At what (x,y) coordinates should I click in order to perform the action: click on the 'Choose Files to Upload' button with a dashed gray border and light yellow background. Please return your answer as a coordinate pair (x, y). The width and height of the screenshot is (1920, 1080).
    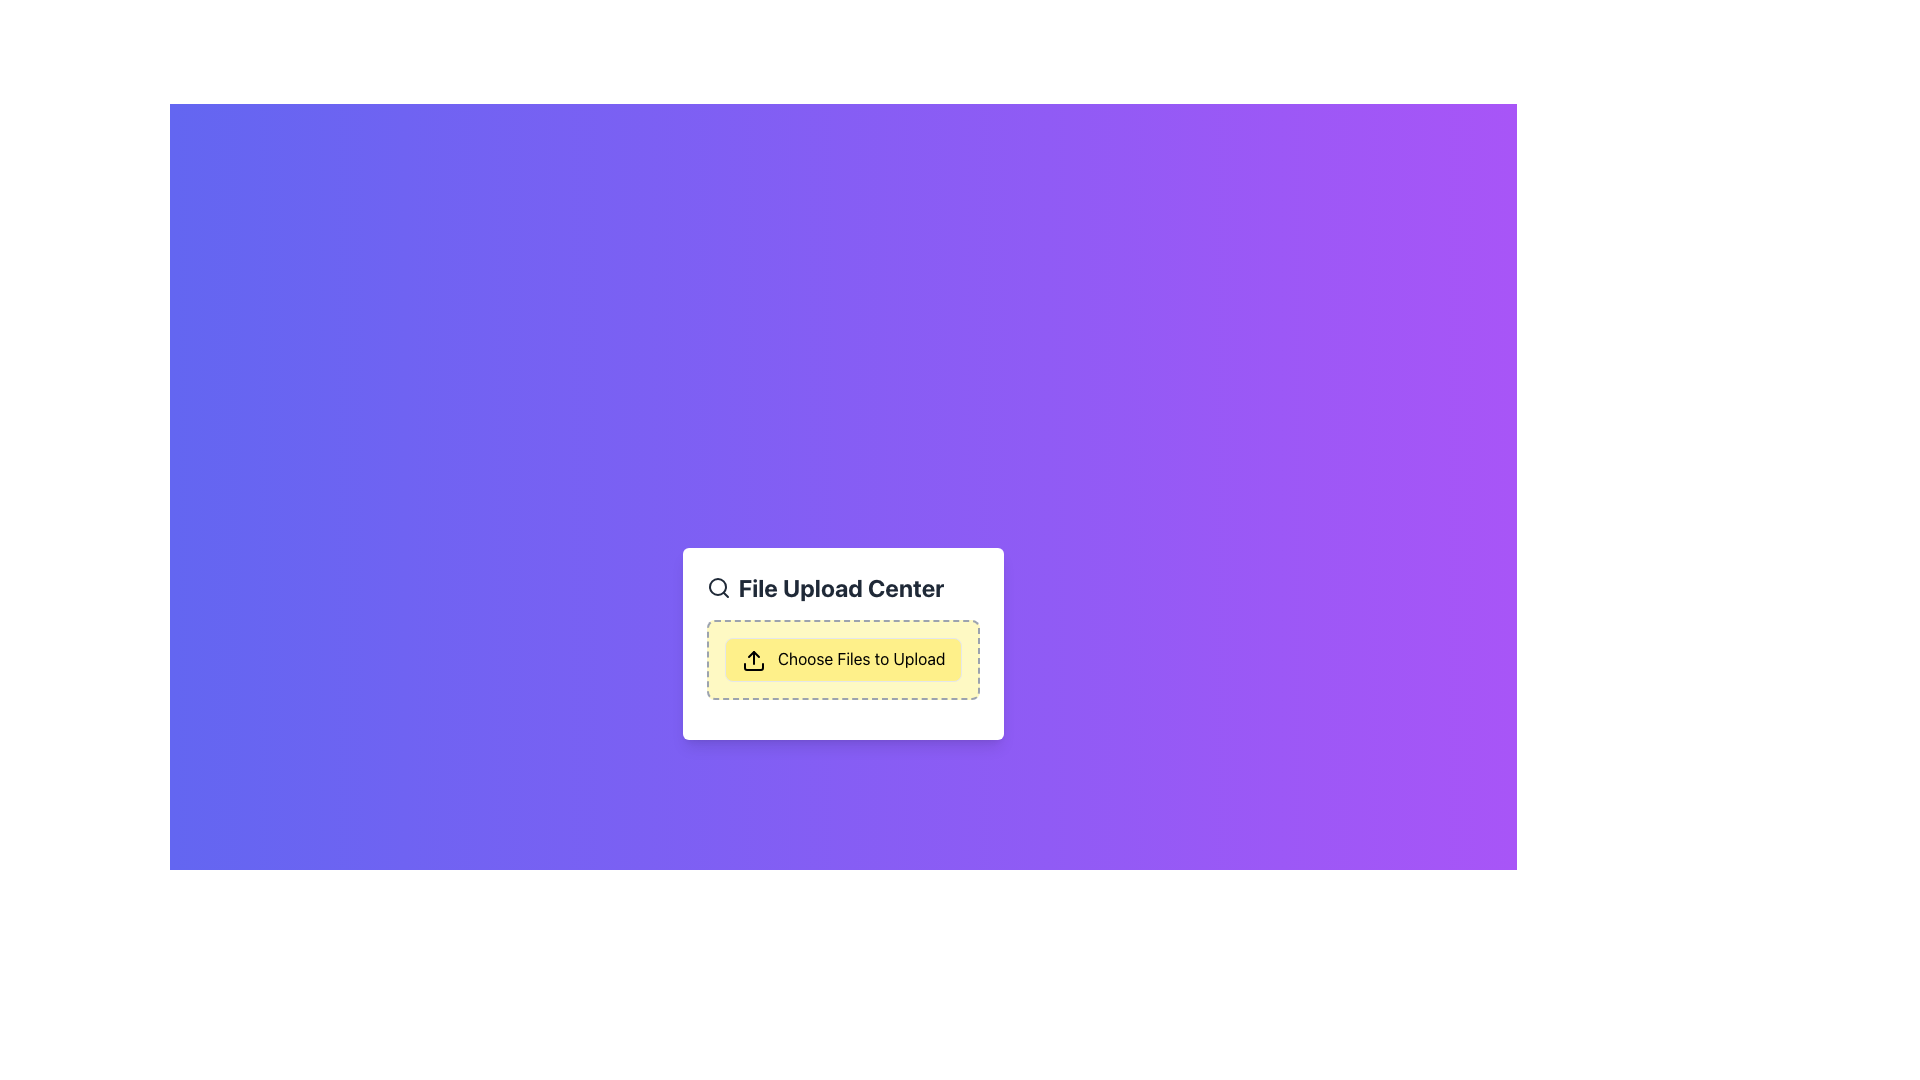
    Looking at the image, I should click on (843, 659).